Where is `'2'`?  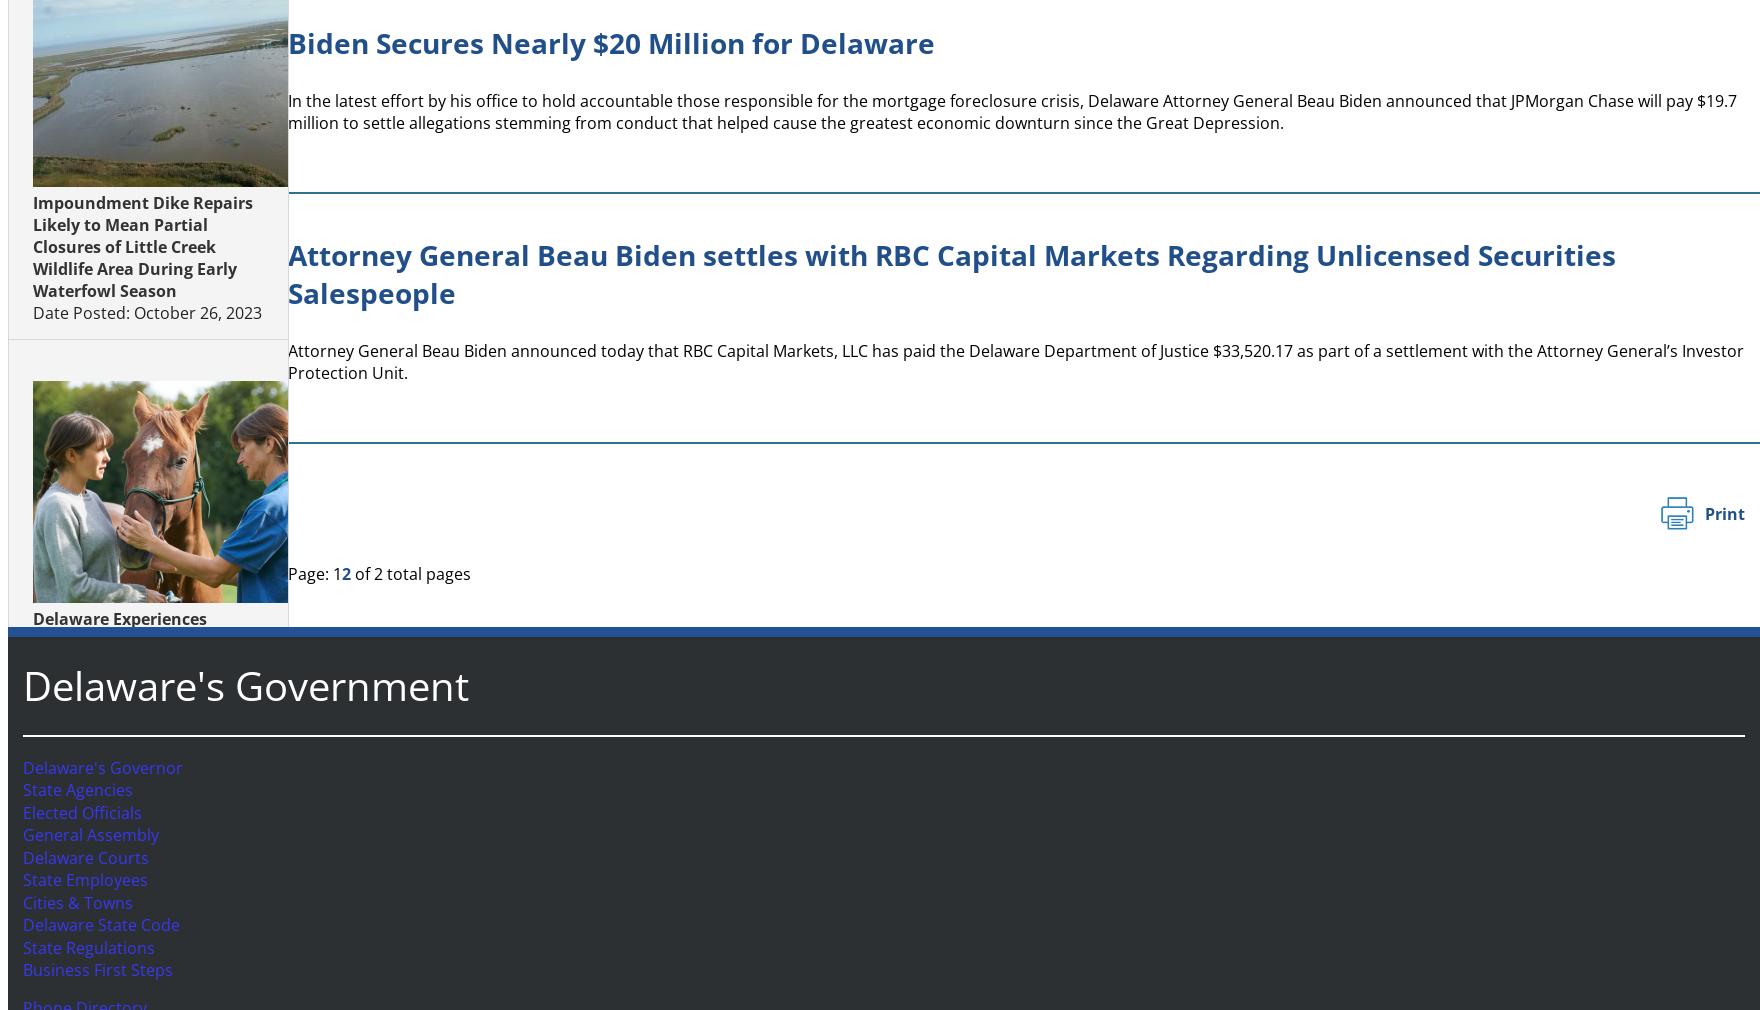
'2' is located at coordinates (345, 572).